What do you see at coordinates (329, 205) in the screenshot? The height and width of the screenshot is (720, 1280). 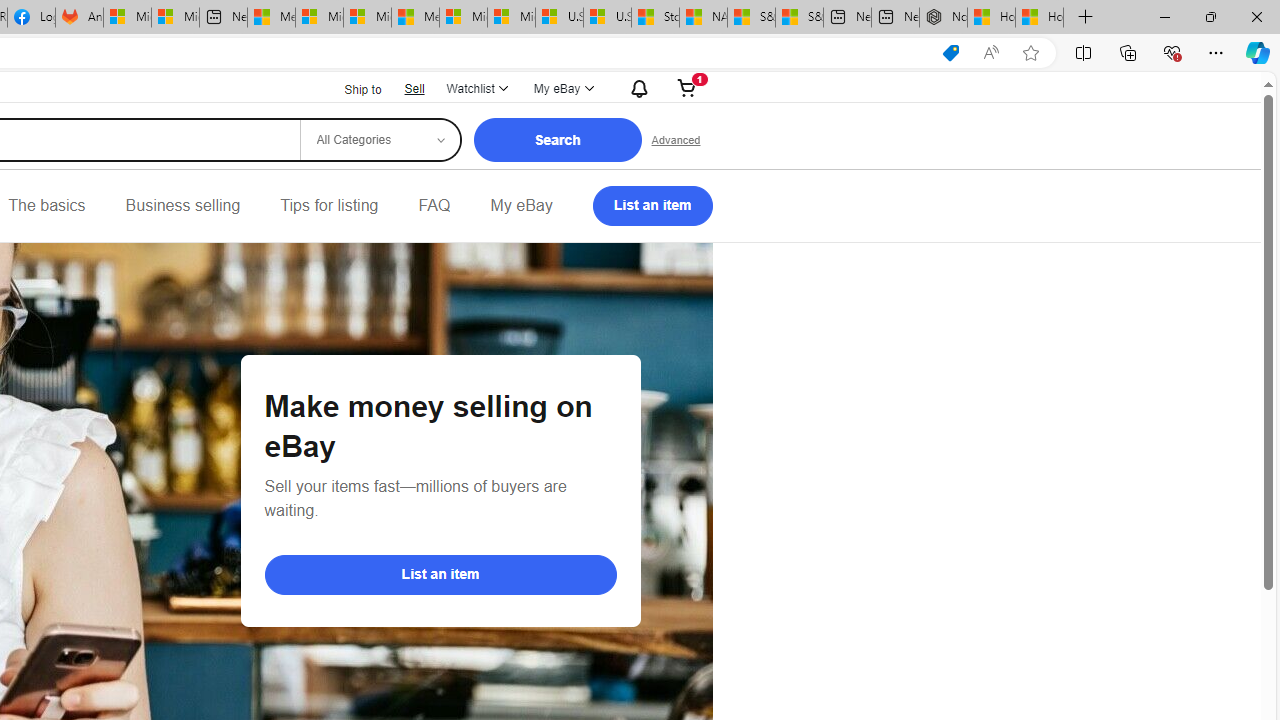 I see `'Tips for listing'` at bounding box center [329, 205].